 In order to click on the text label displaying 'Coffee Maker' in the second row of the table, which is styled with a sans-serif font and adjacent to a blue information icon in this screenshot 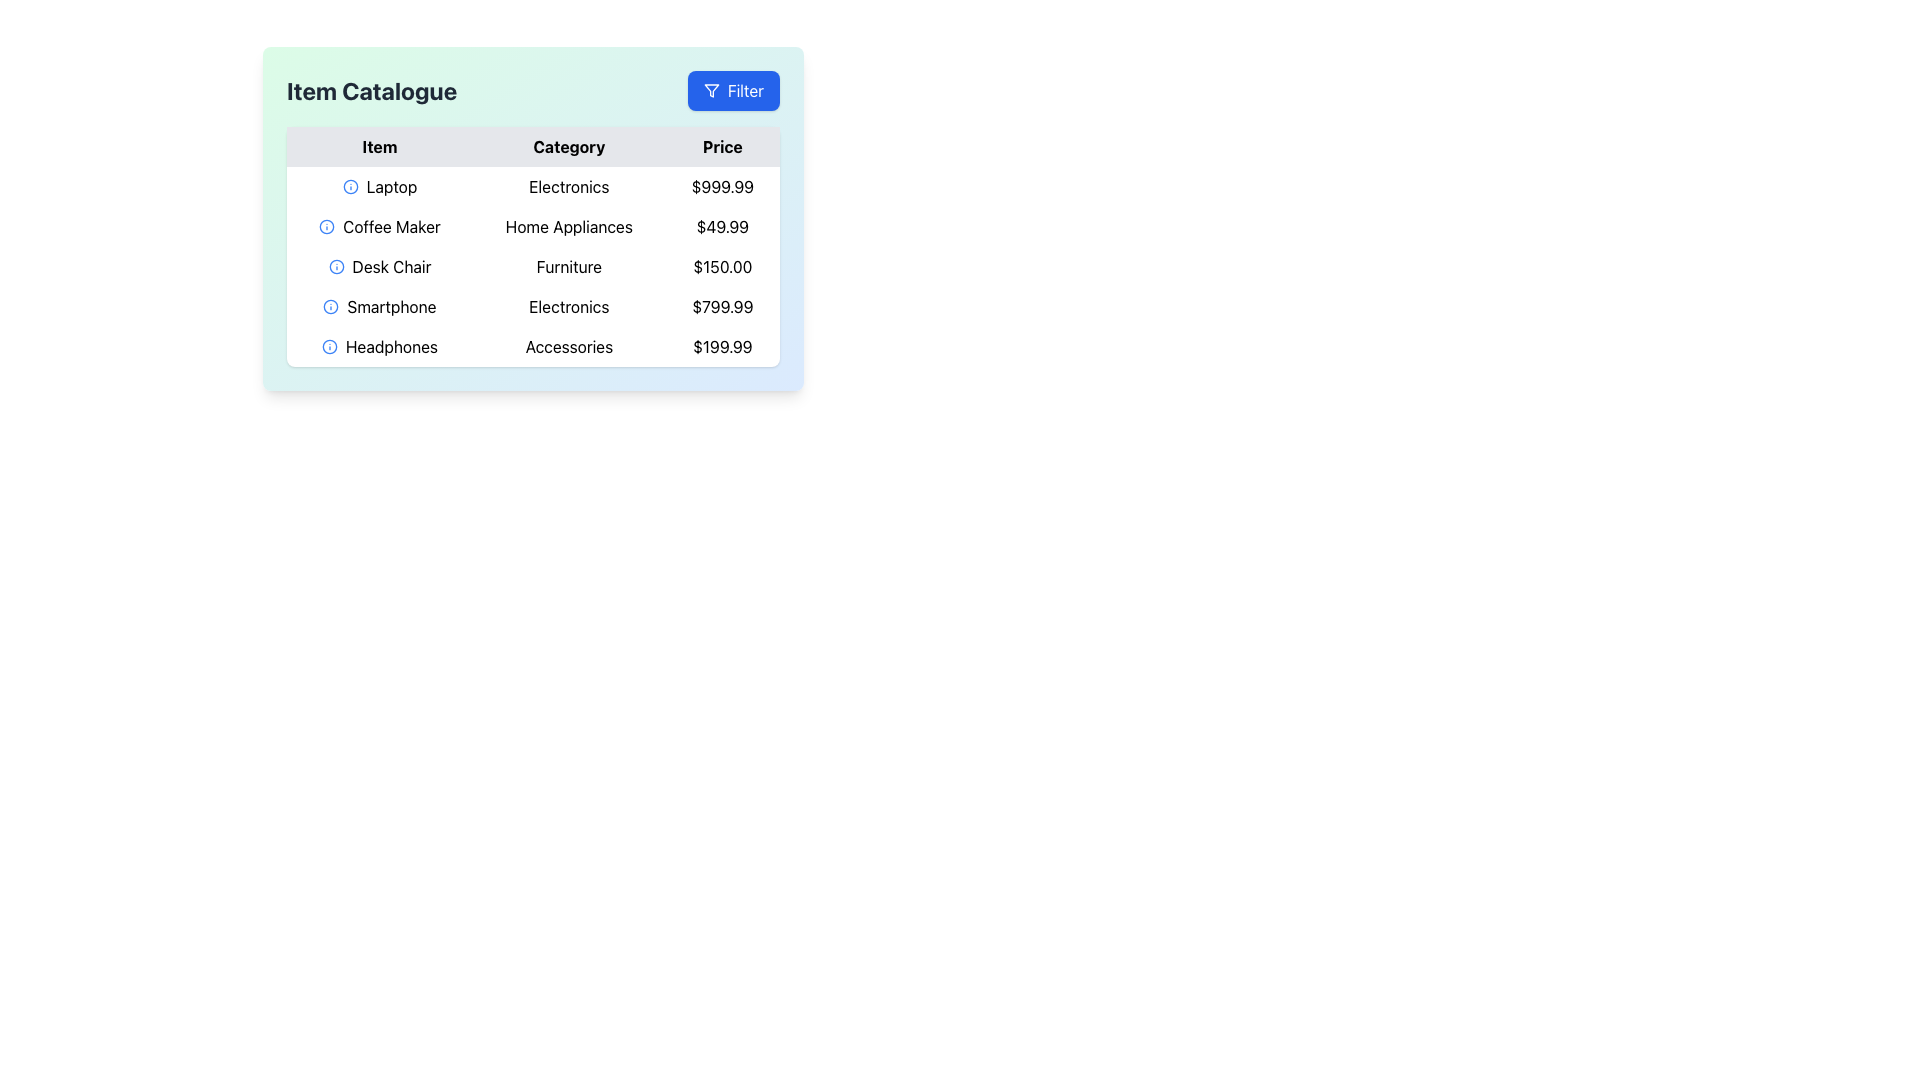, I will do `click(379, 226)`.